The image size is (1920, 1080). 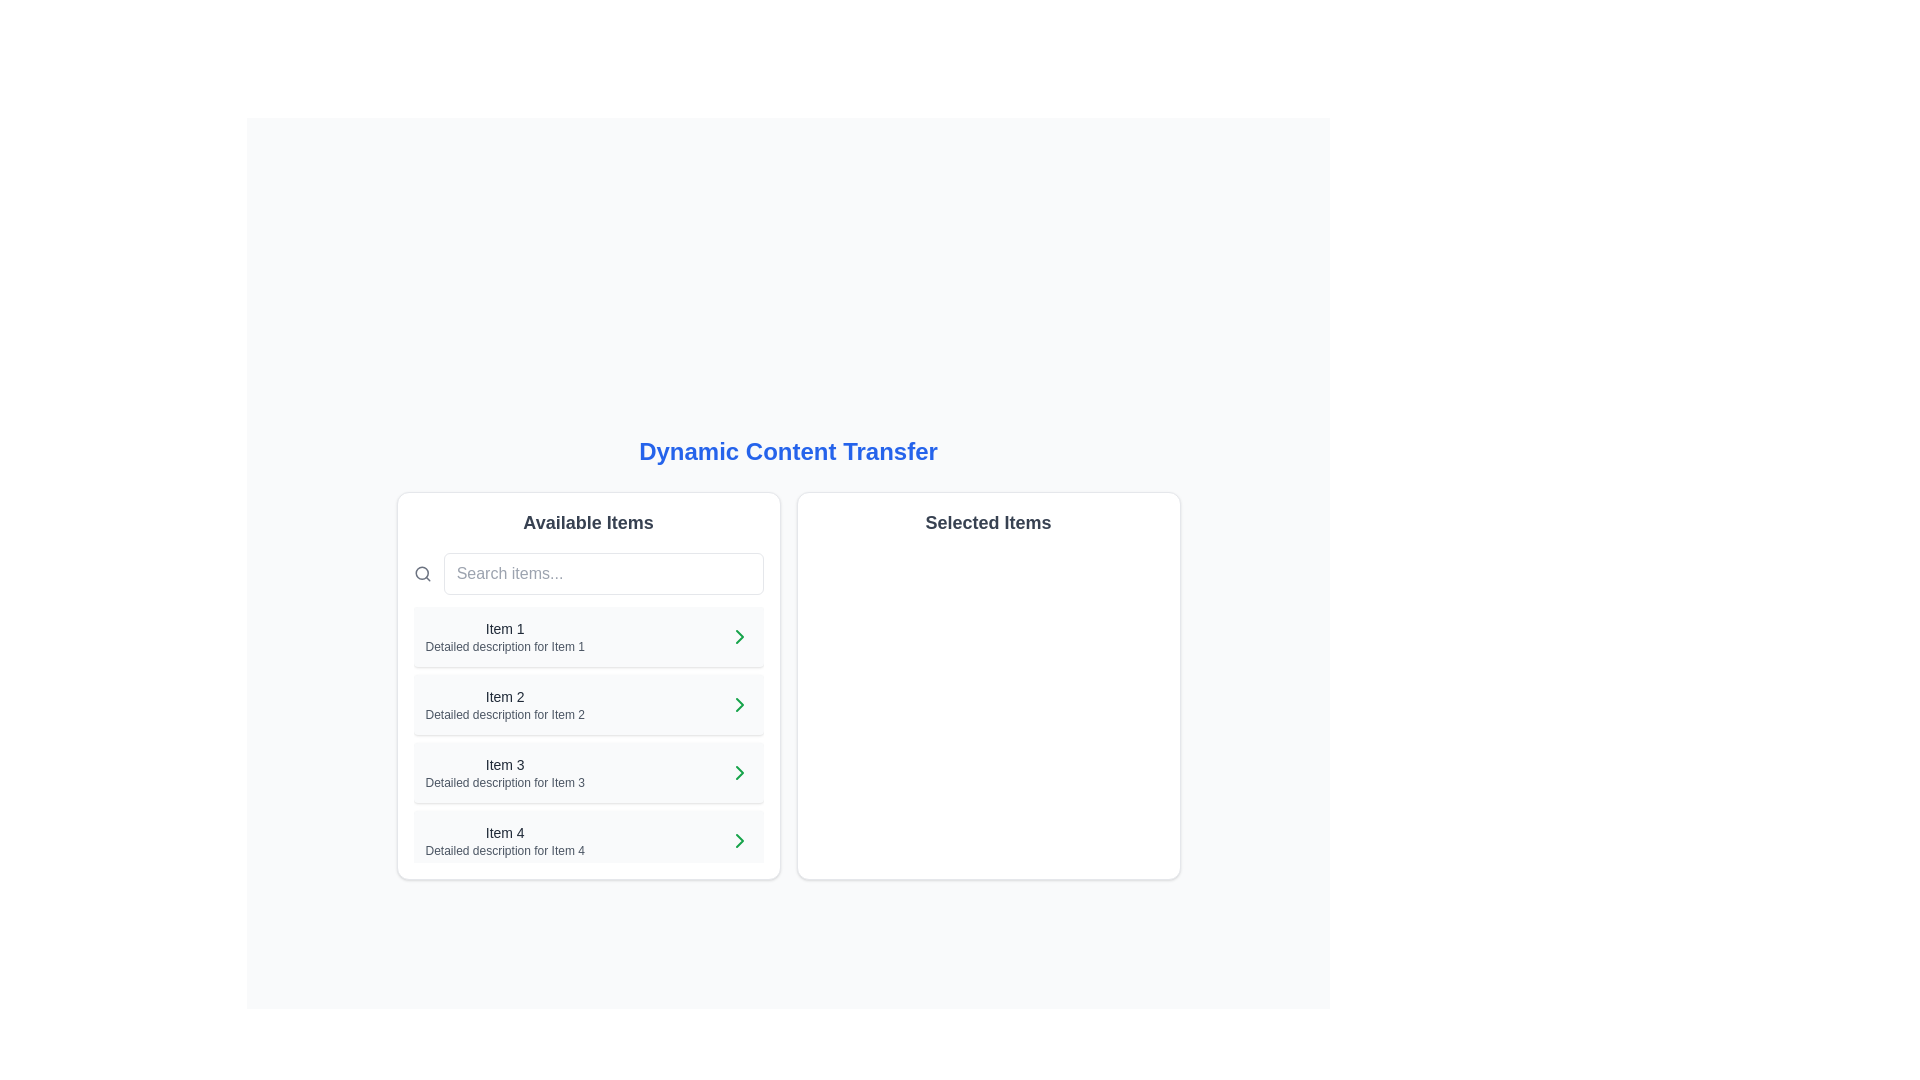 What do you see at coordinates (587, 771) in the screenshot?
I see `the third List Item in the 'Available Items' section, which displays the title and description, located directly beneath 'Item 2'` at bounding box center [587, 771].